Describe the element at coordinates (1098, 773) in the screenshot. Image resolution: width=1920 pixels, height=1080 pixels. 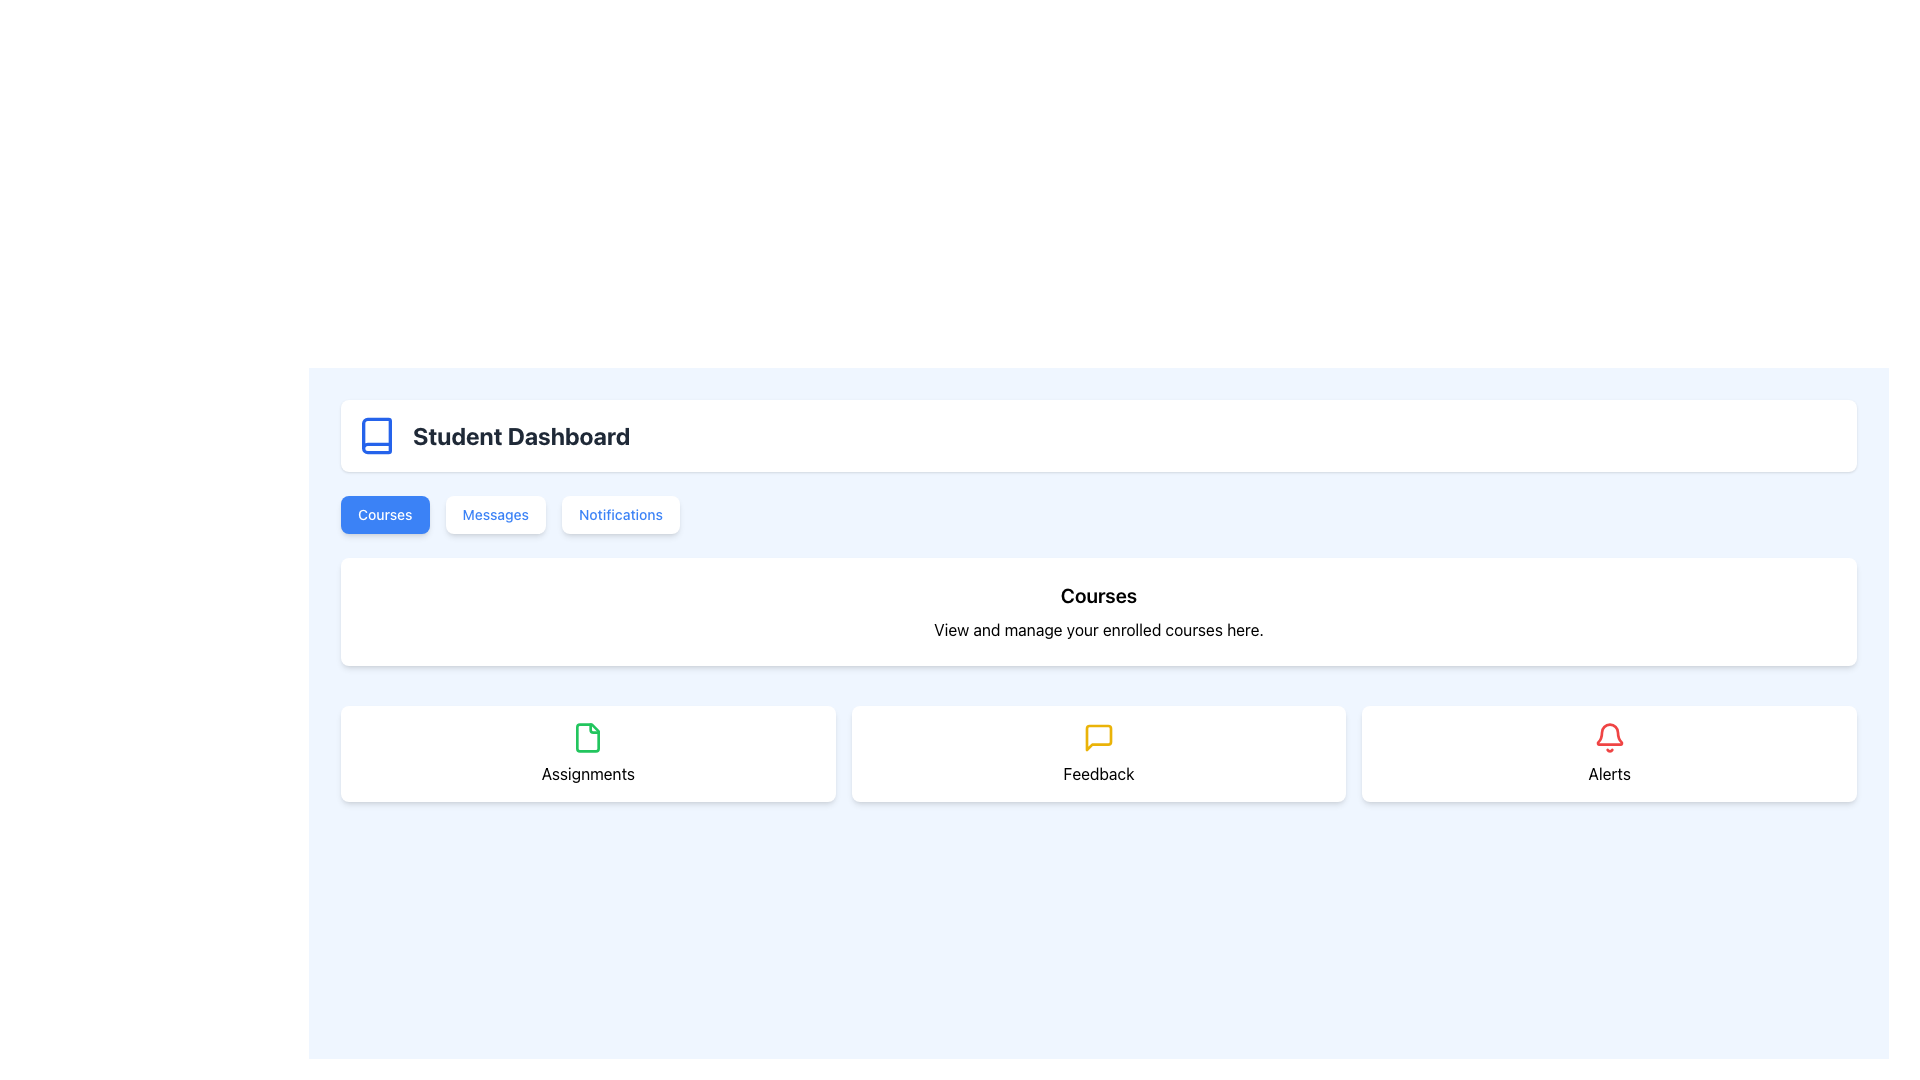
I see `the 'Feedback' text label, which is styled in a standard sans-serif font and positioned below a yellow message icon` at that location.